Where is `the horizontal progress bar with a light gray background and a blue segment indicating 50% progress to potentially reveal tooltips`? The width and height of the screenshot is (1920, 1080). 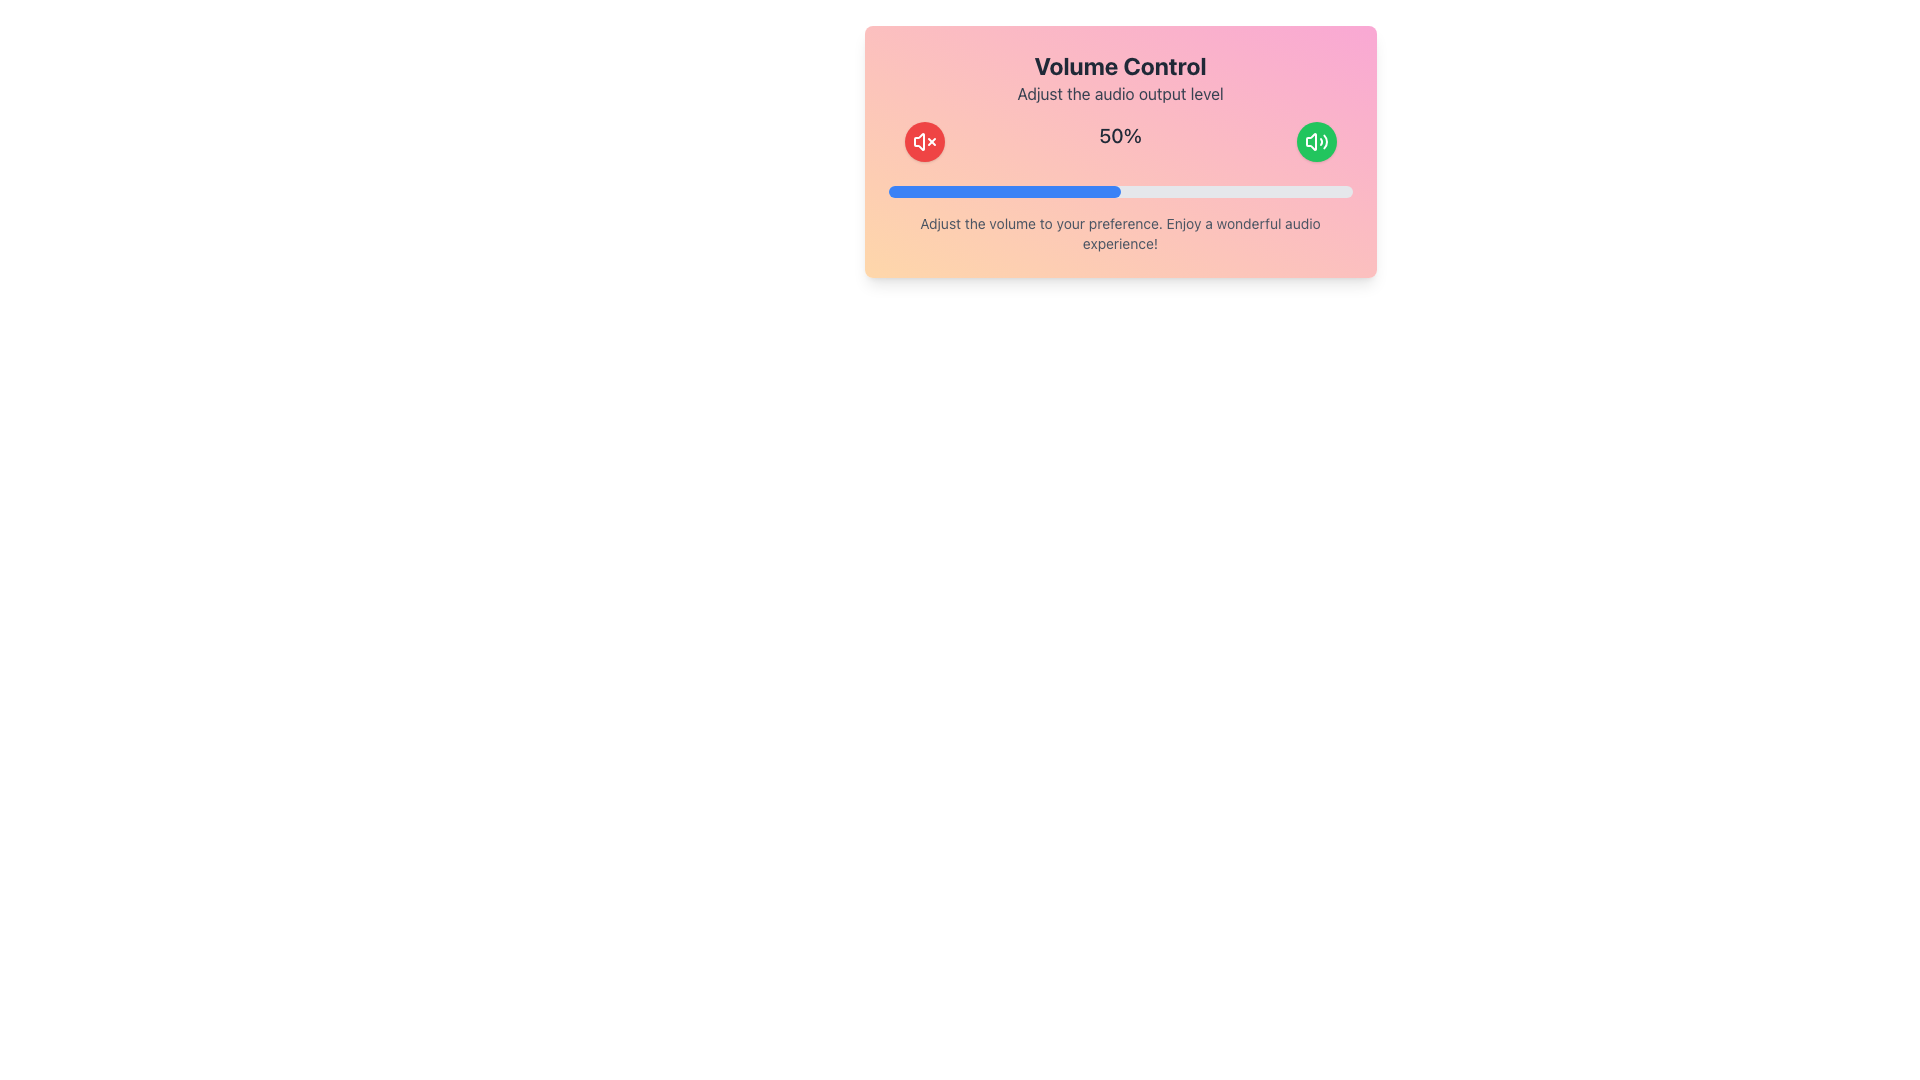
the horizontal progress bar with a light gray background and a blue segment indicating 50% progress to potentially reveal tooltips is located at coordinates (1120, 192).